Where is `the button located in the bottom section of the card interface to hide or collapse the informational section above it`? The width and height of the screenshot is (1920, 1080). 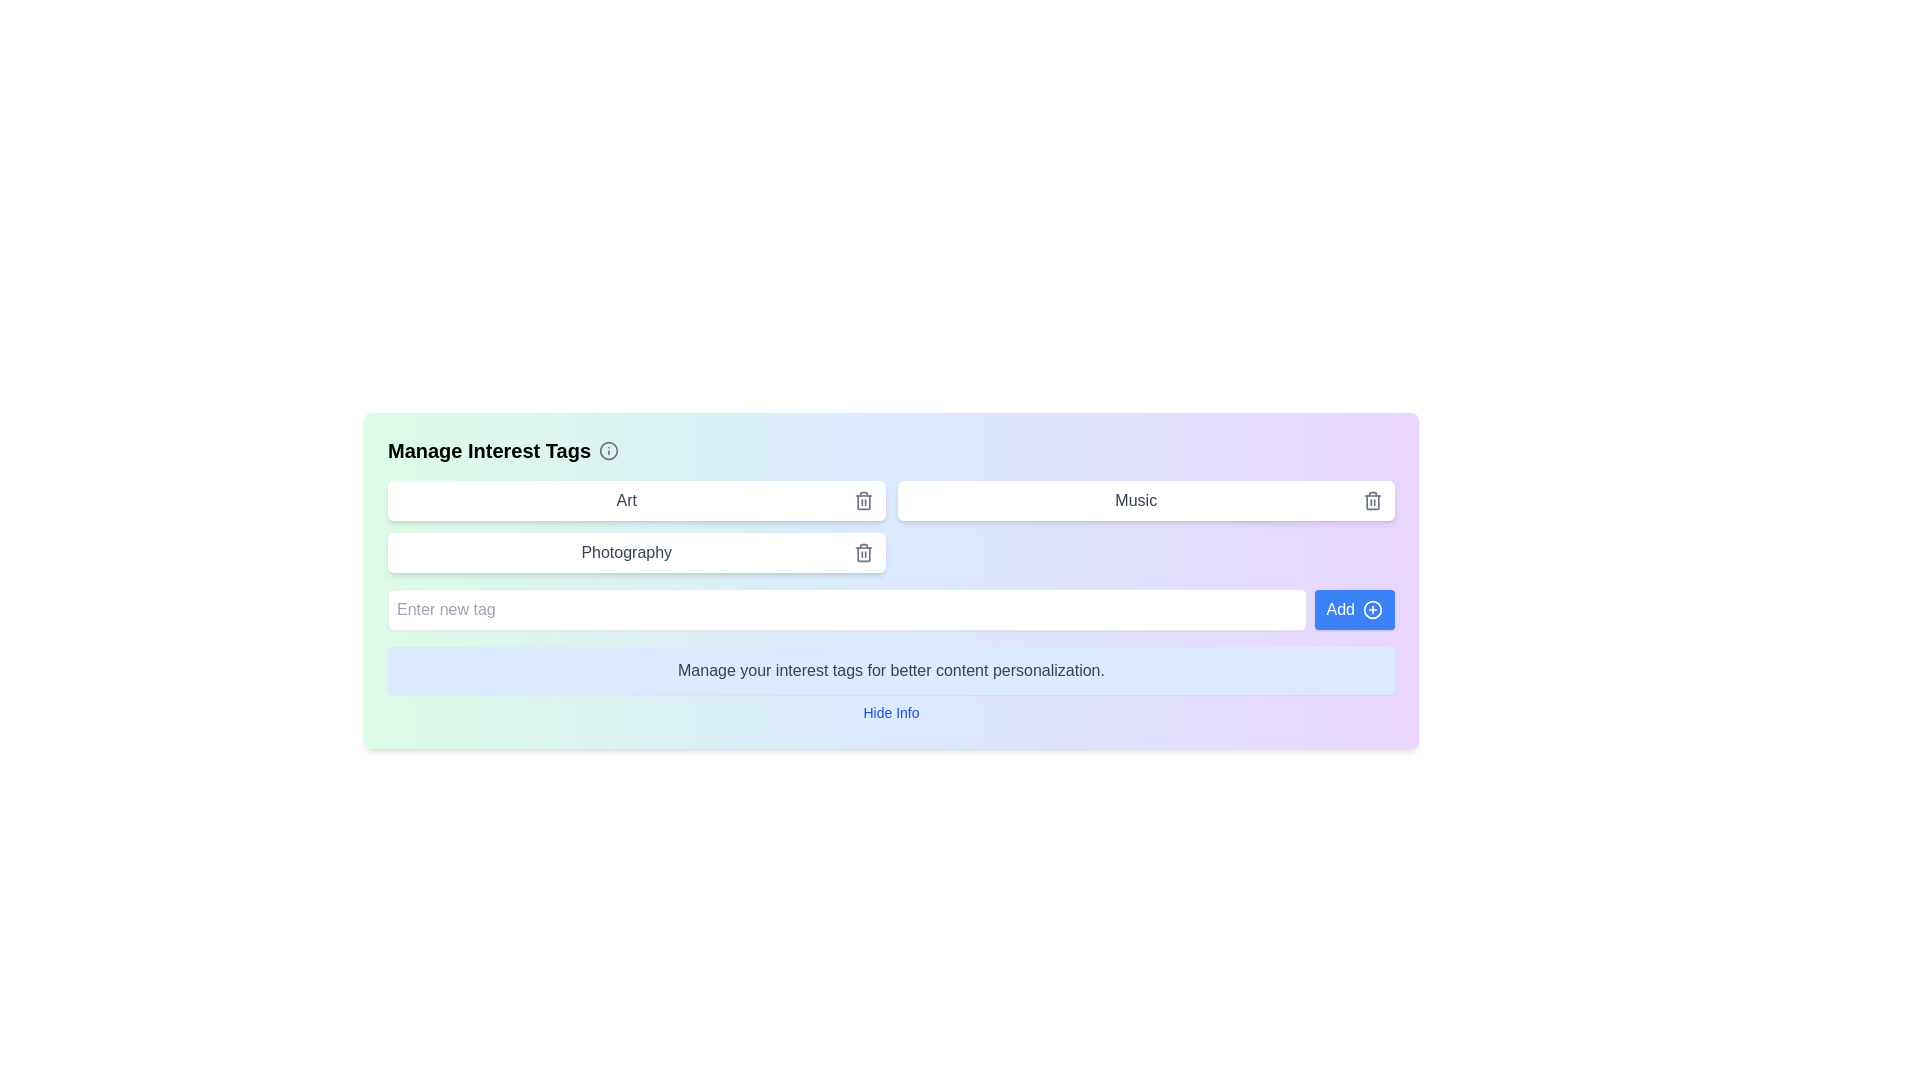
the button located in the bottom section of the card interface to hide or collapse the informational section above it is located at coordinates (890, 712).